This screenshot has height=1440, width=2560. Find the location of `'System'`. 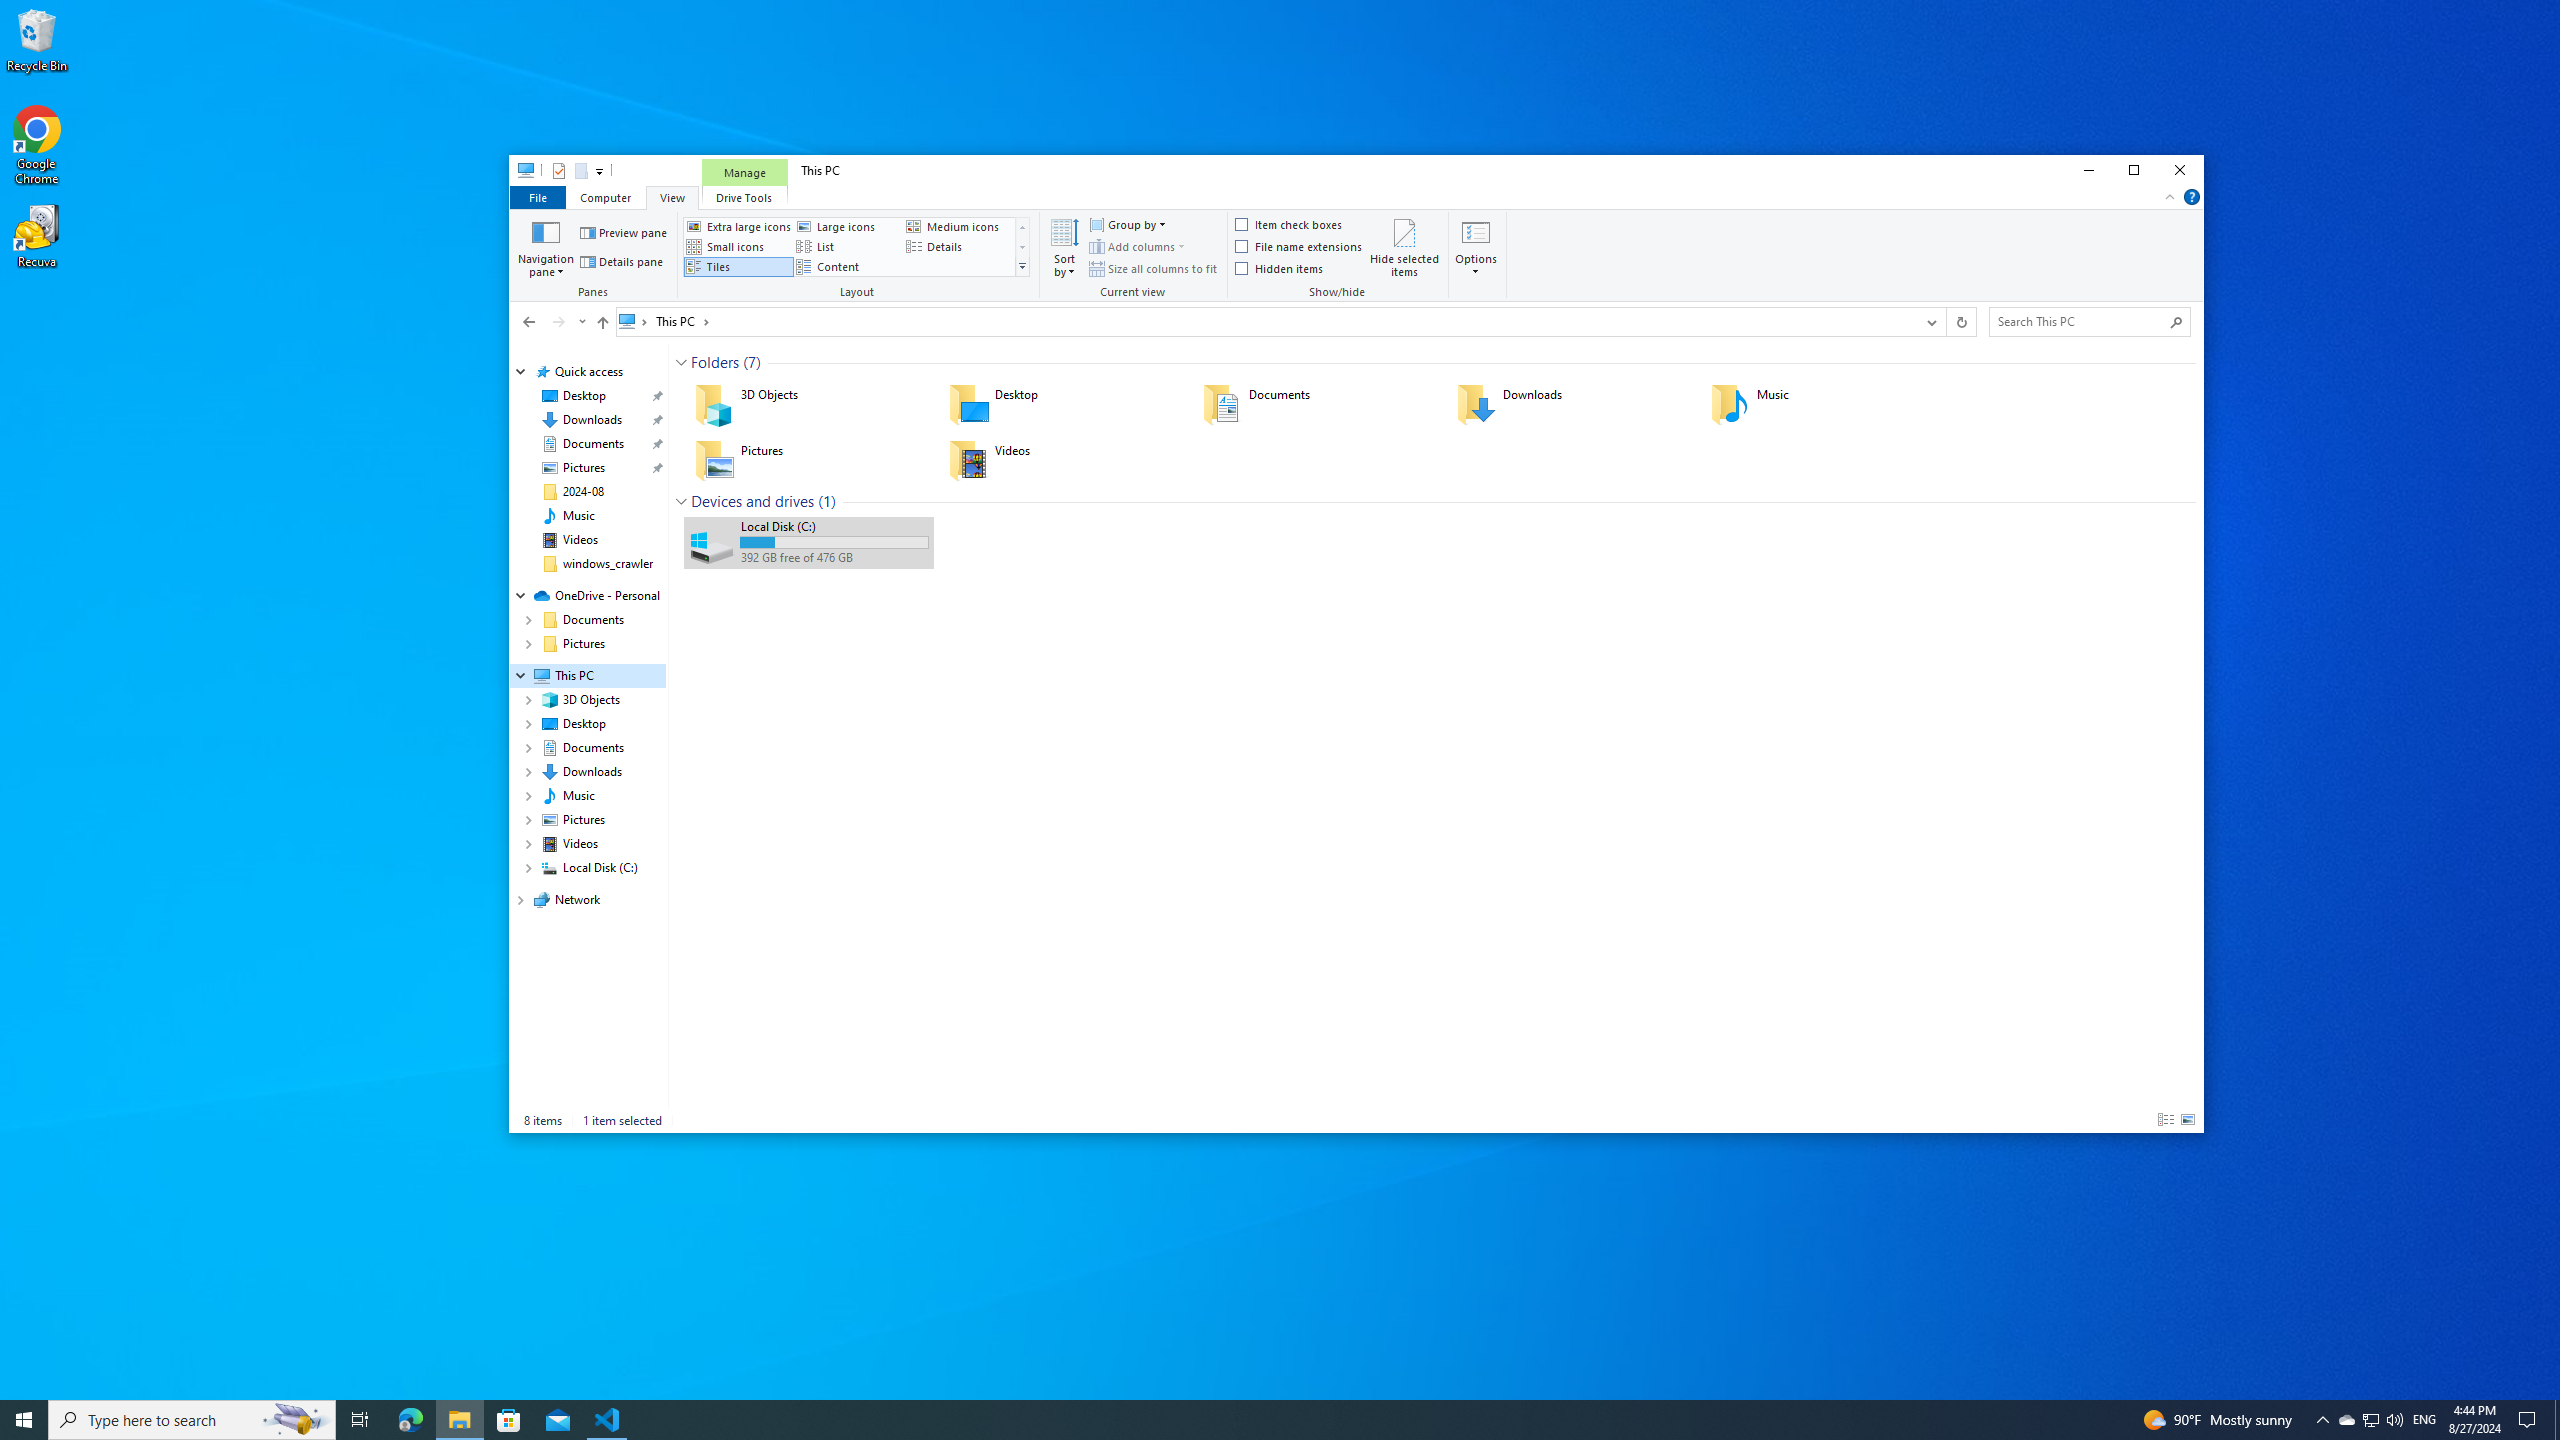

'System' is located at coordinates (519, 172).